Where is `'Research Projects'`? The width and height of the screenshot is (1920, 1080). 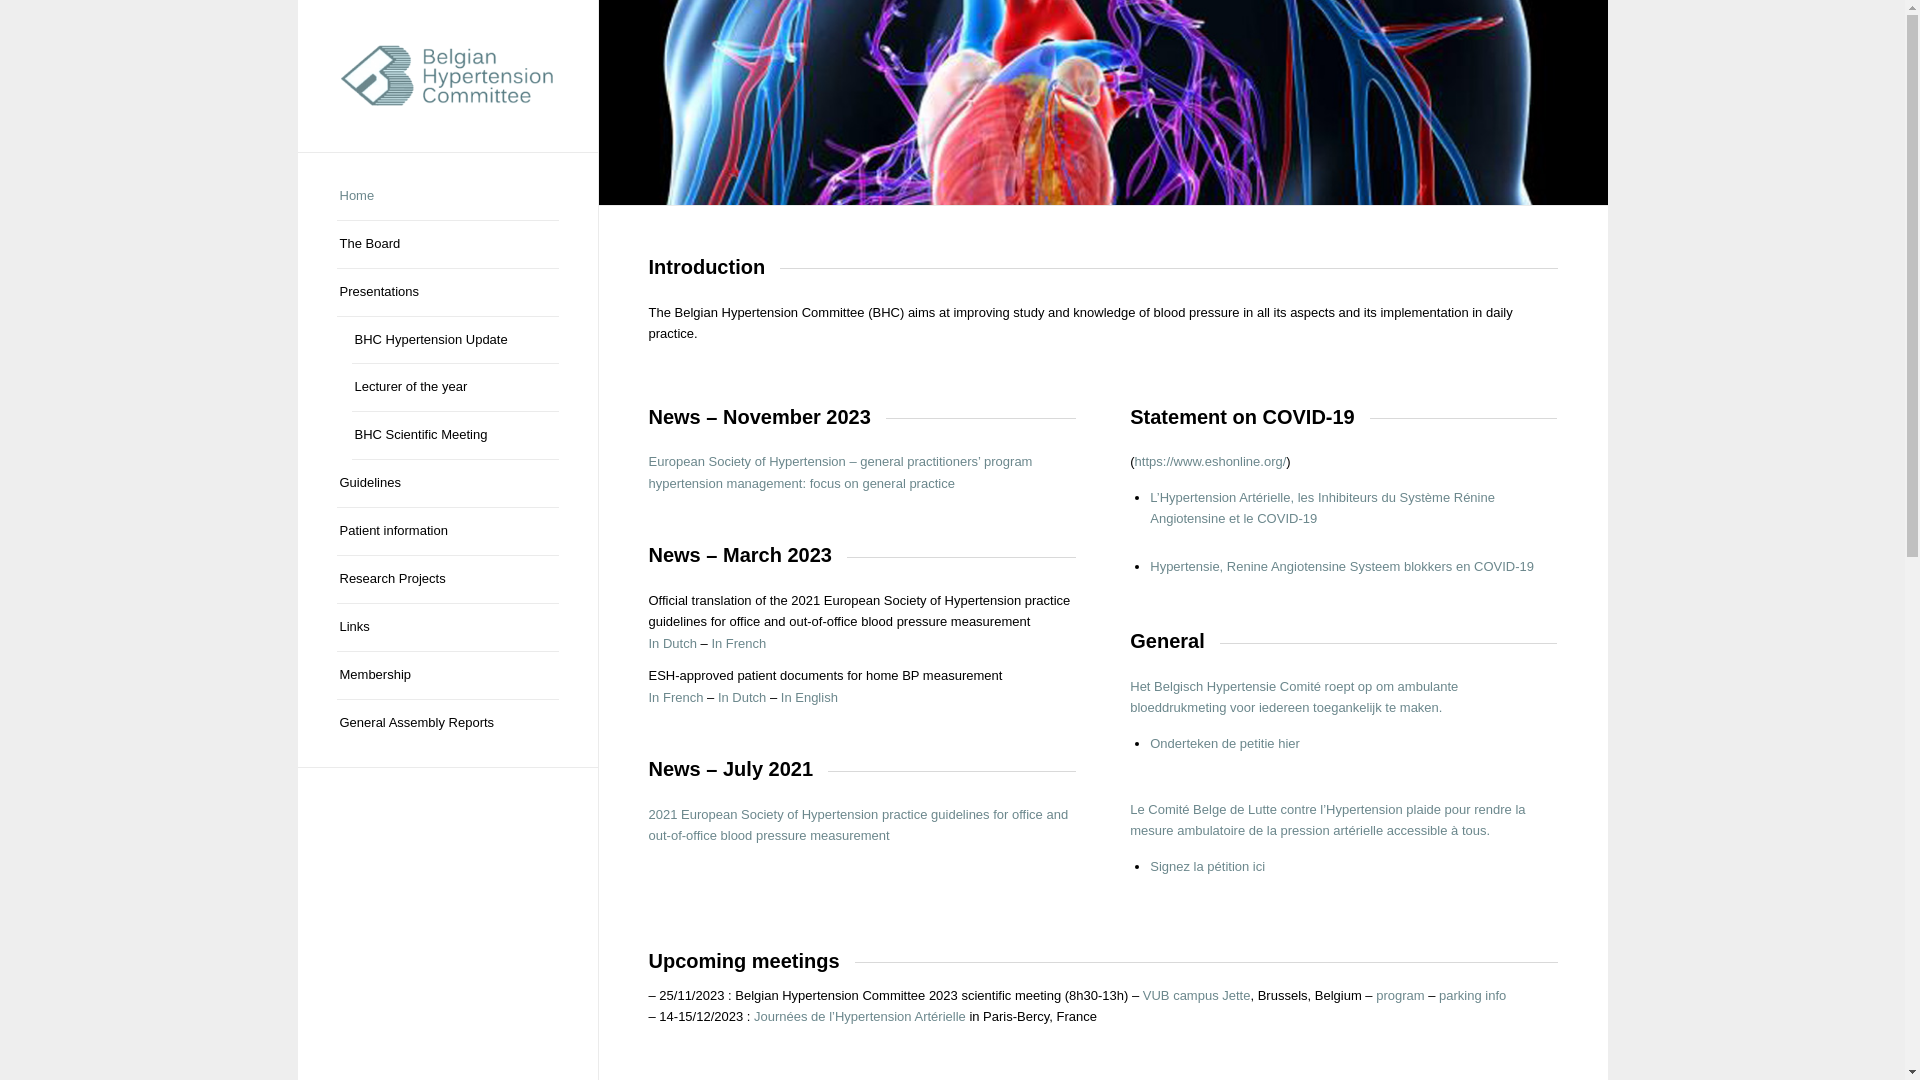 'Research Projects' is located at coordinates (445, 579).